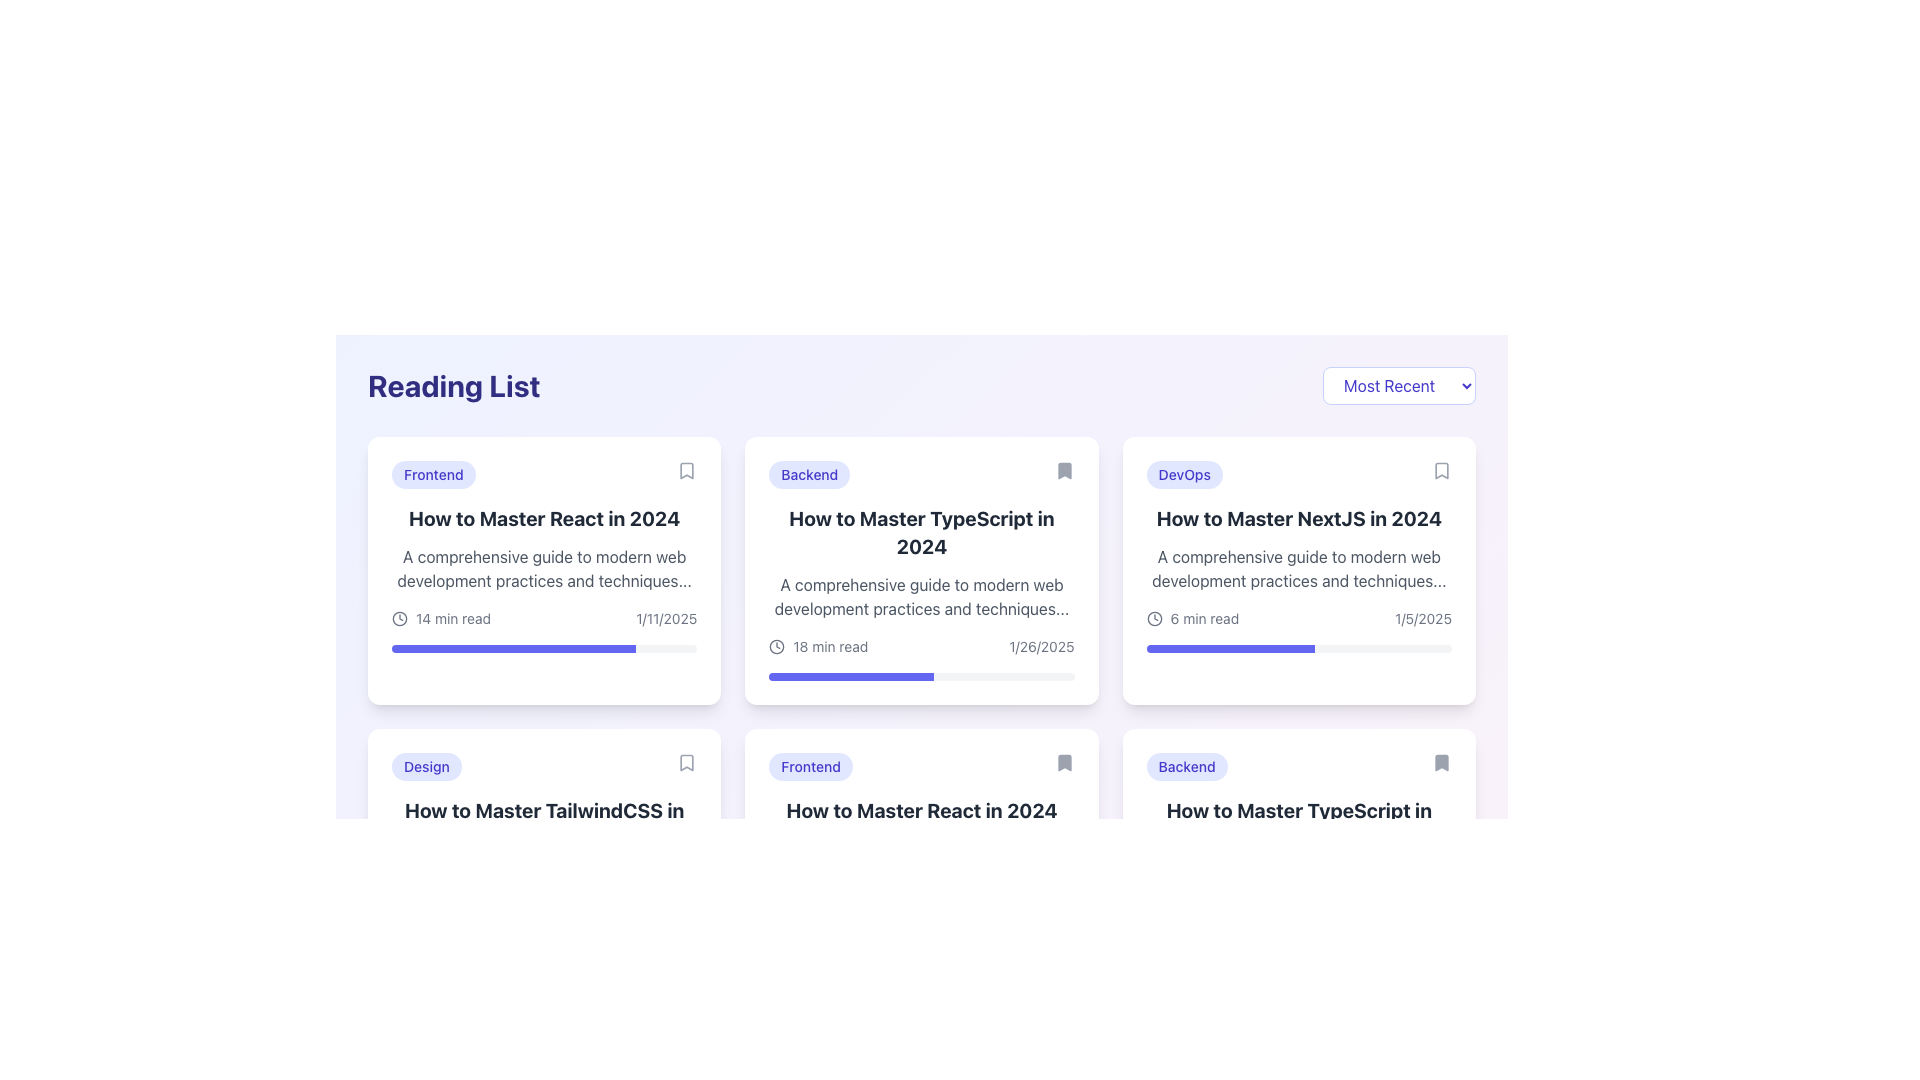 The image size is (1920, 1080). I want to click on the rightmost card element in the reading list section, which displays a badge labeled 'DevOps', a title 'How to Master NextJS in 2024', and a progress bar indicating 55% progress, so click(1299, 556).